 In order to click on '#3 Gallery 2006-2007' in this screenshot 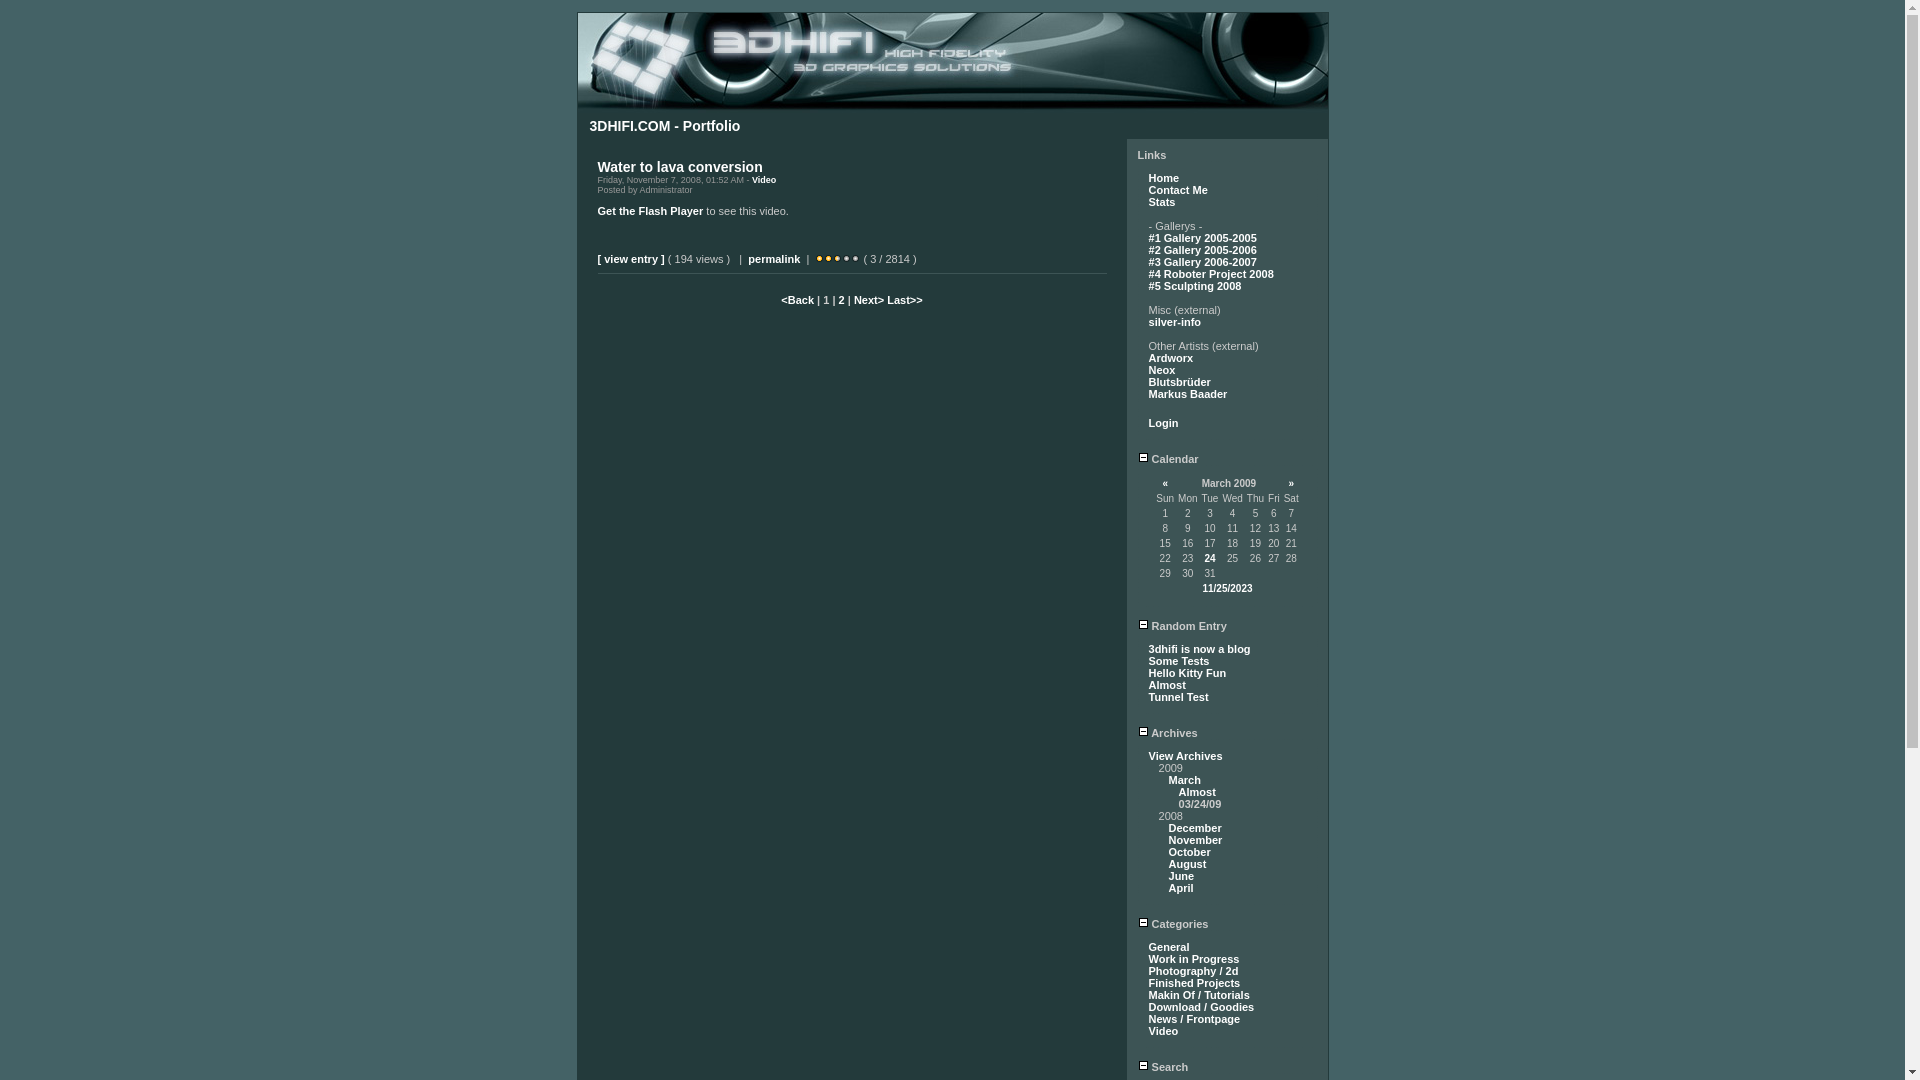, I will do `click(1202, 261)`.